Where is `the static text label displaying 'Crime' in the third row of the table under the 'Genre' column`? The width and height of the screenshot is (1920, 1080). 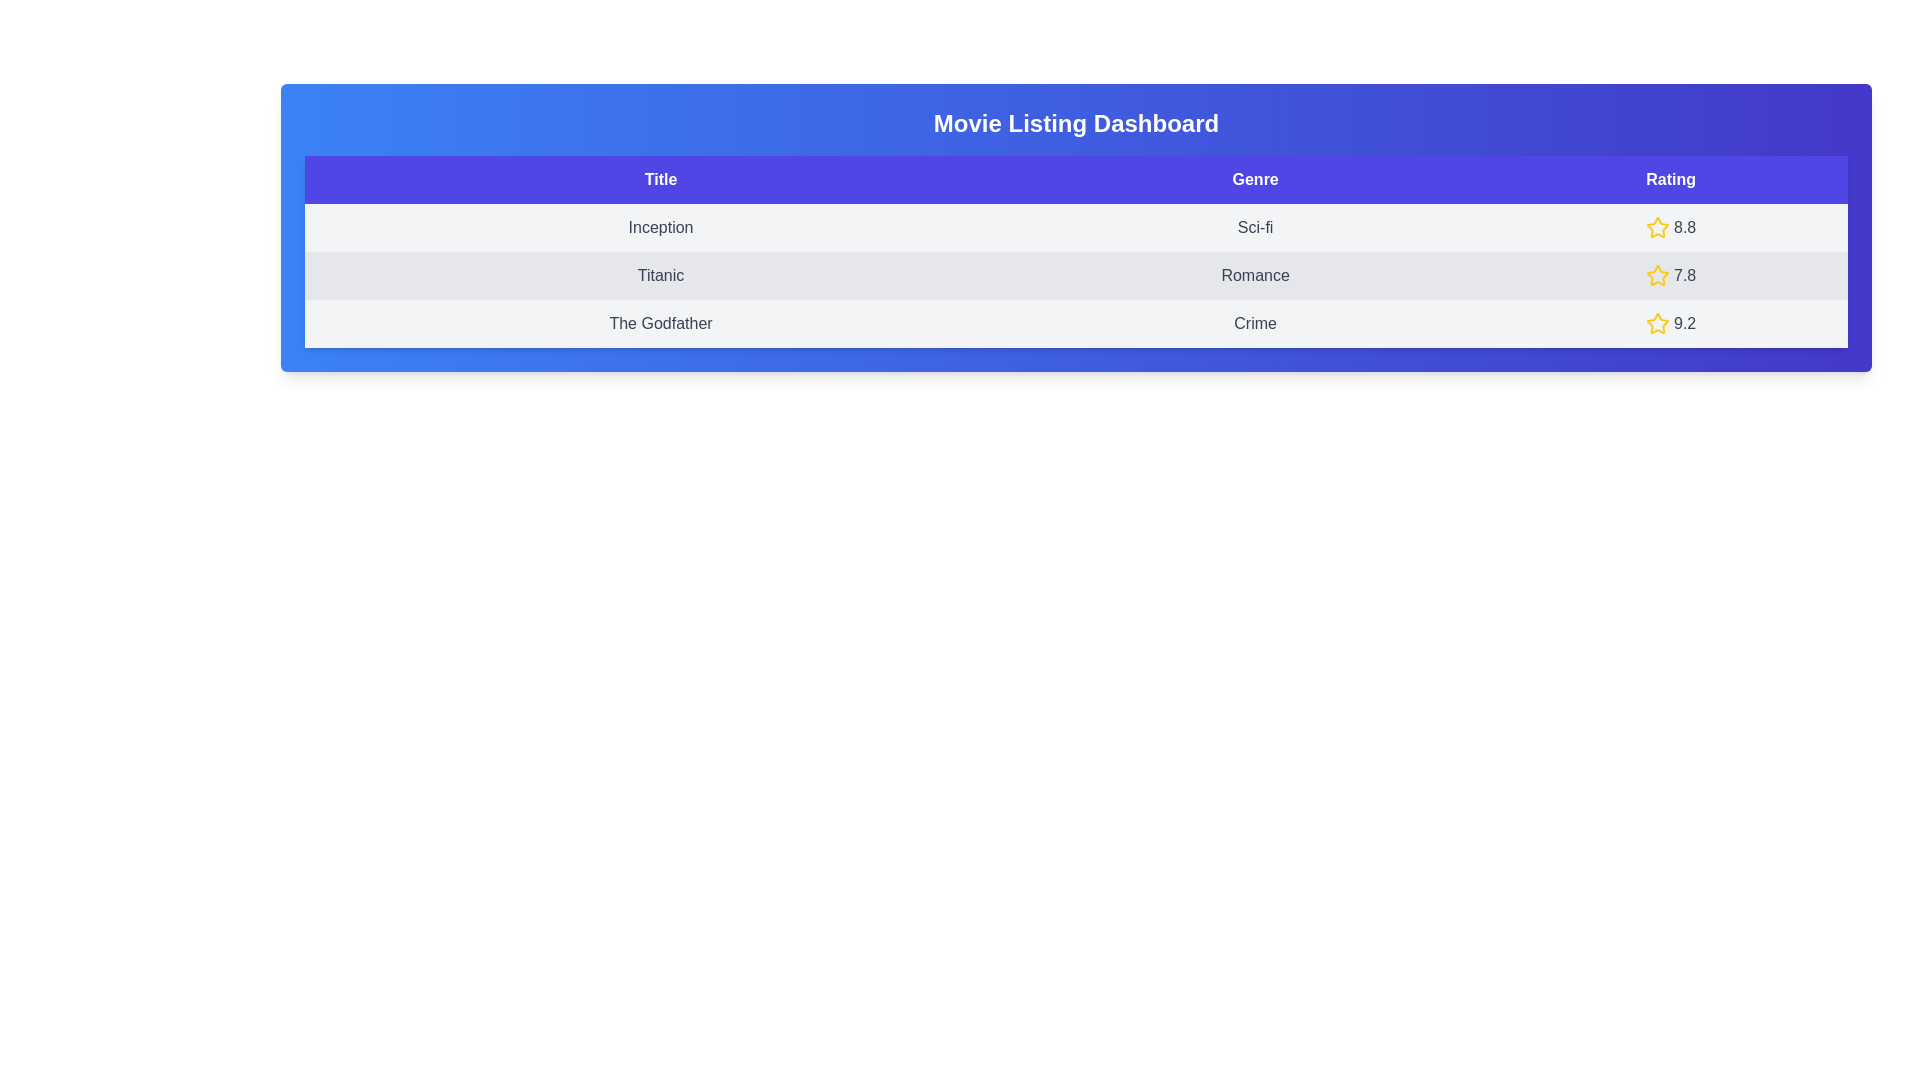 the static text label displaying 'Crime' in the third row of the table under the 'Genre' column is located at coordinates (1254, 323).